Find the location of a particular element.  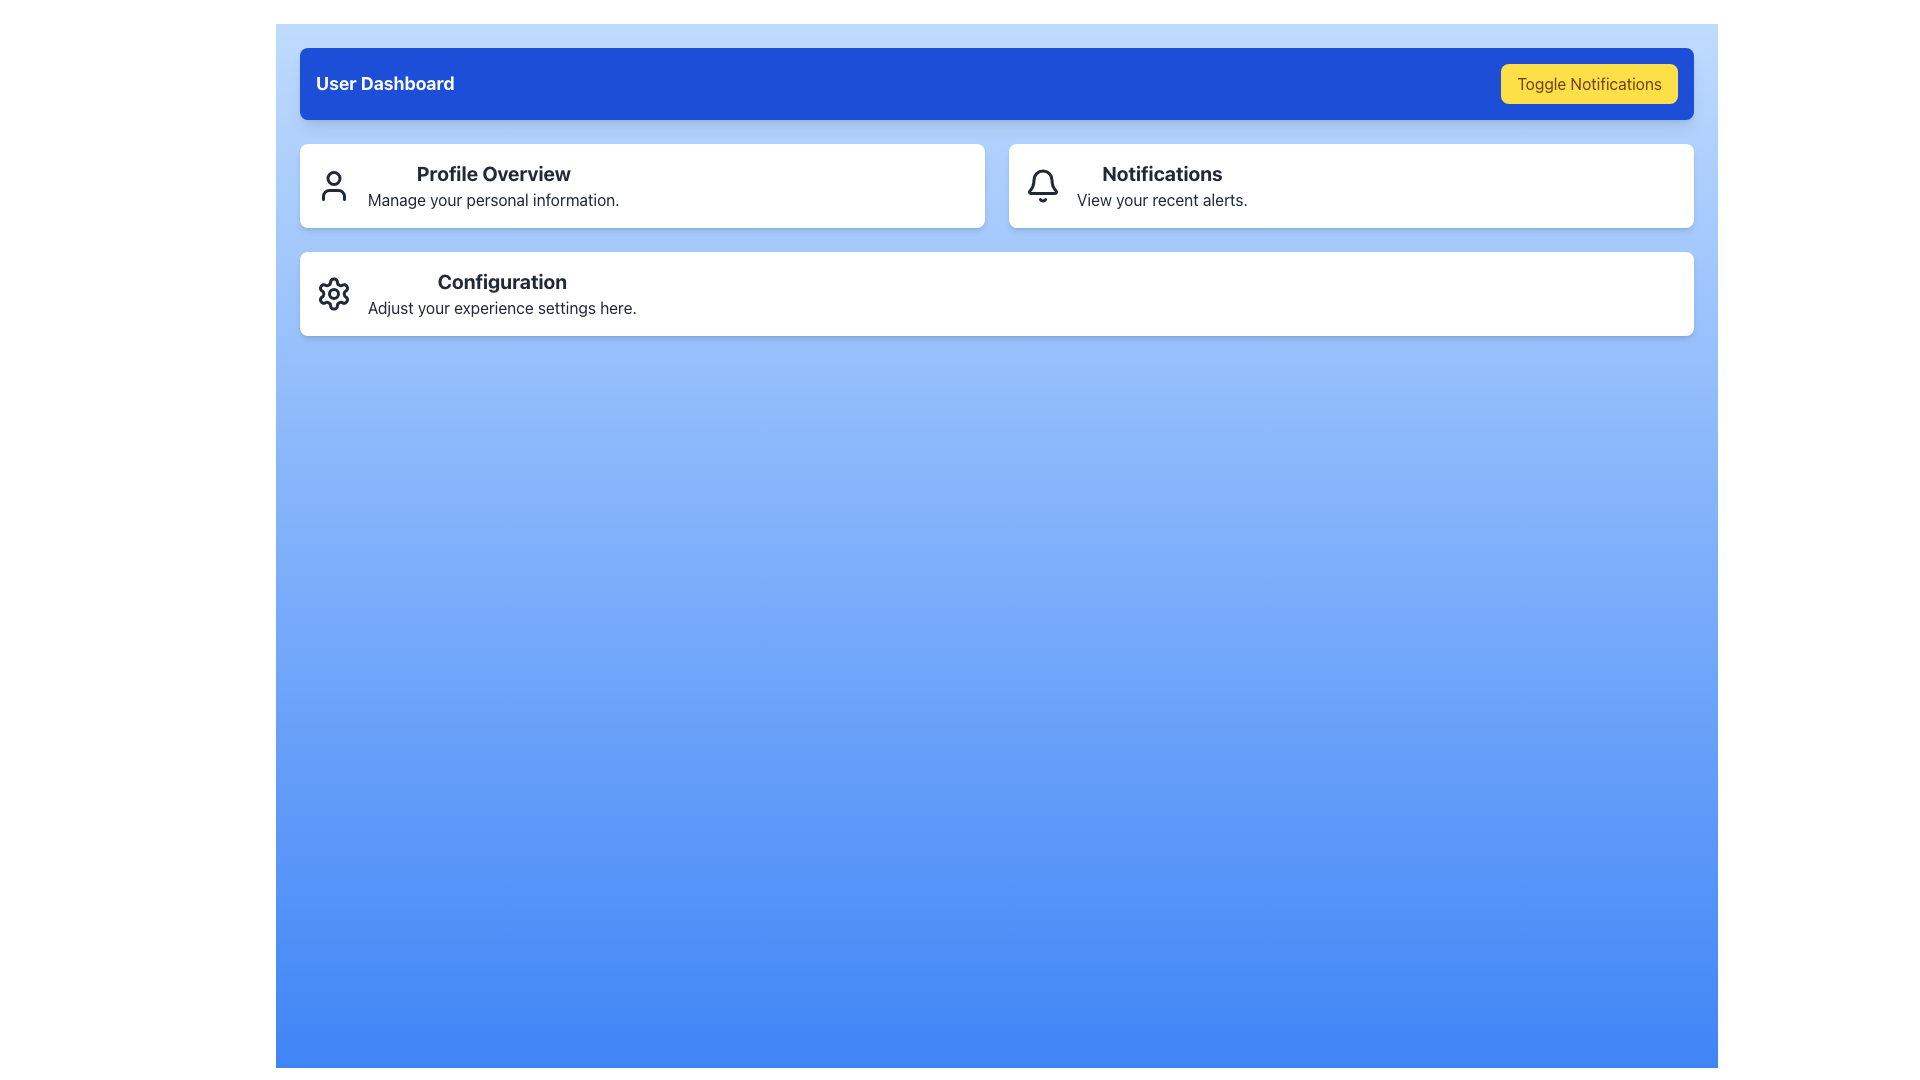

the descriptive text label that guides the user to modify their experience settings, located below the 'Configuration' header and indented compared to the gear icon is located at coordinates (502, 308).